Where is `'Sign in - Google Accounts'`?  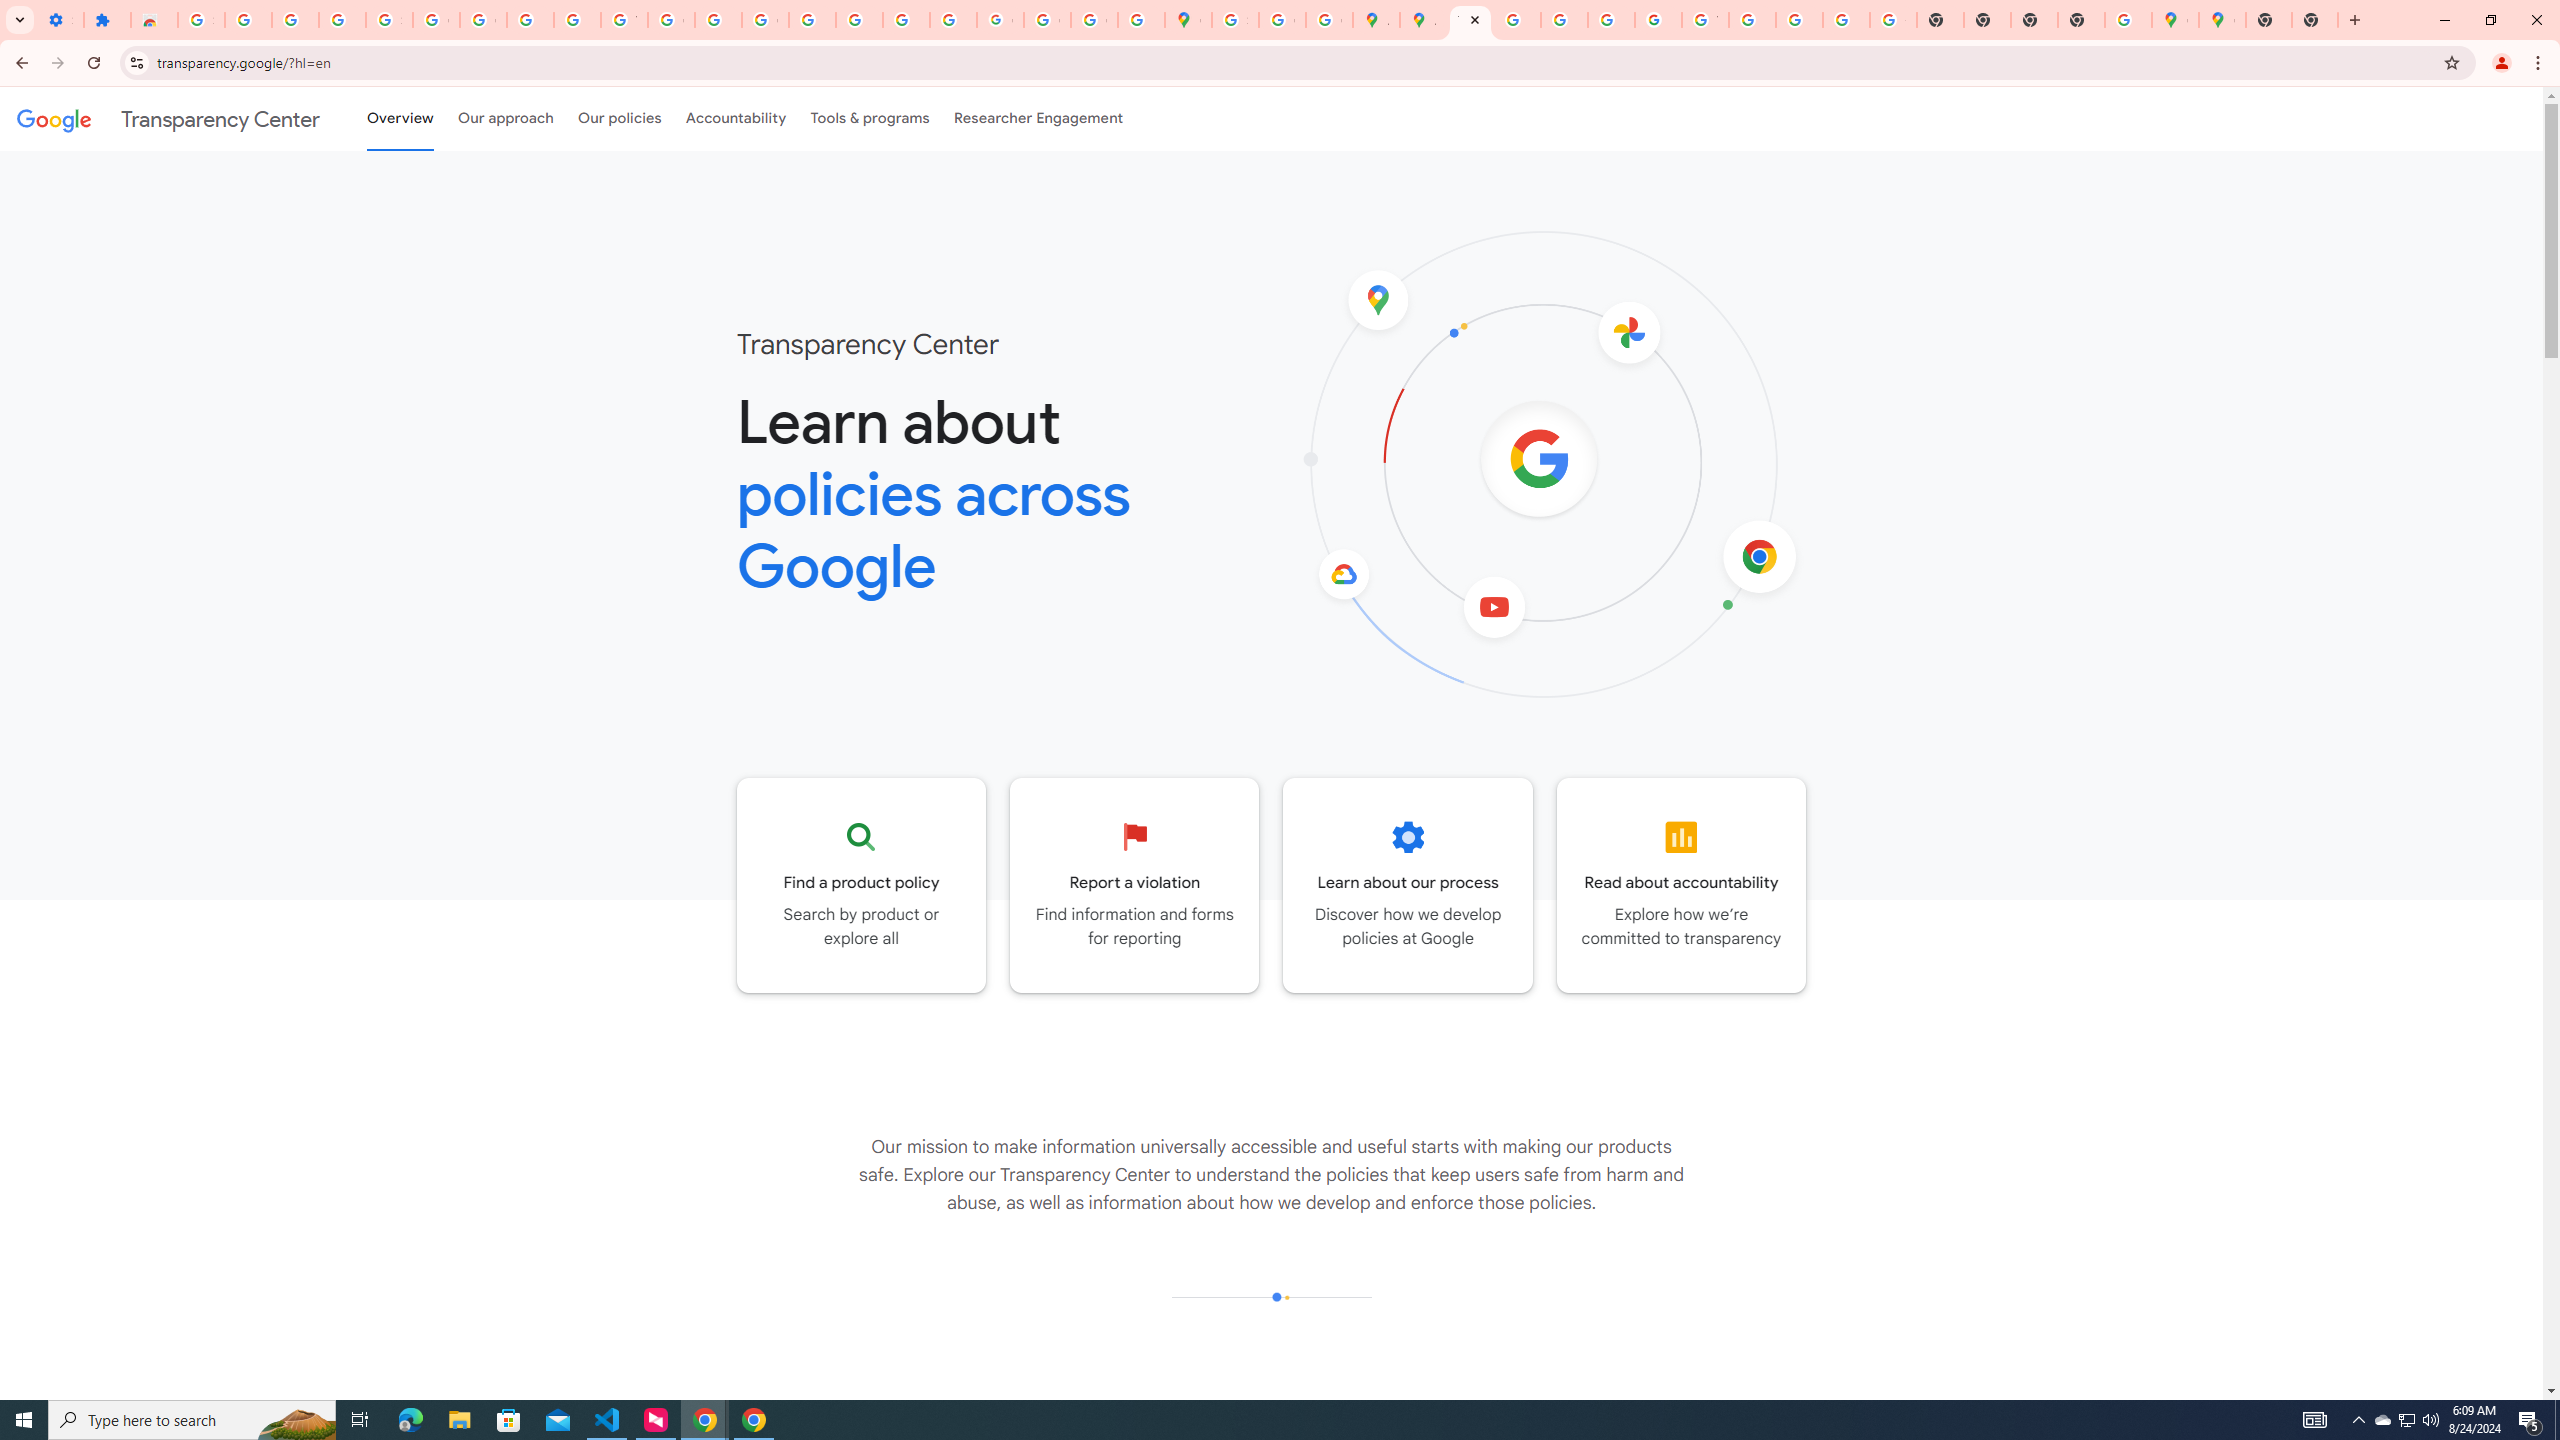 'Sign in - Google Accounts' is located at coordinates (199, 19).